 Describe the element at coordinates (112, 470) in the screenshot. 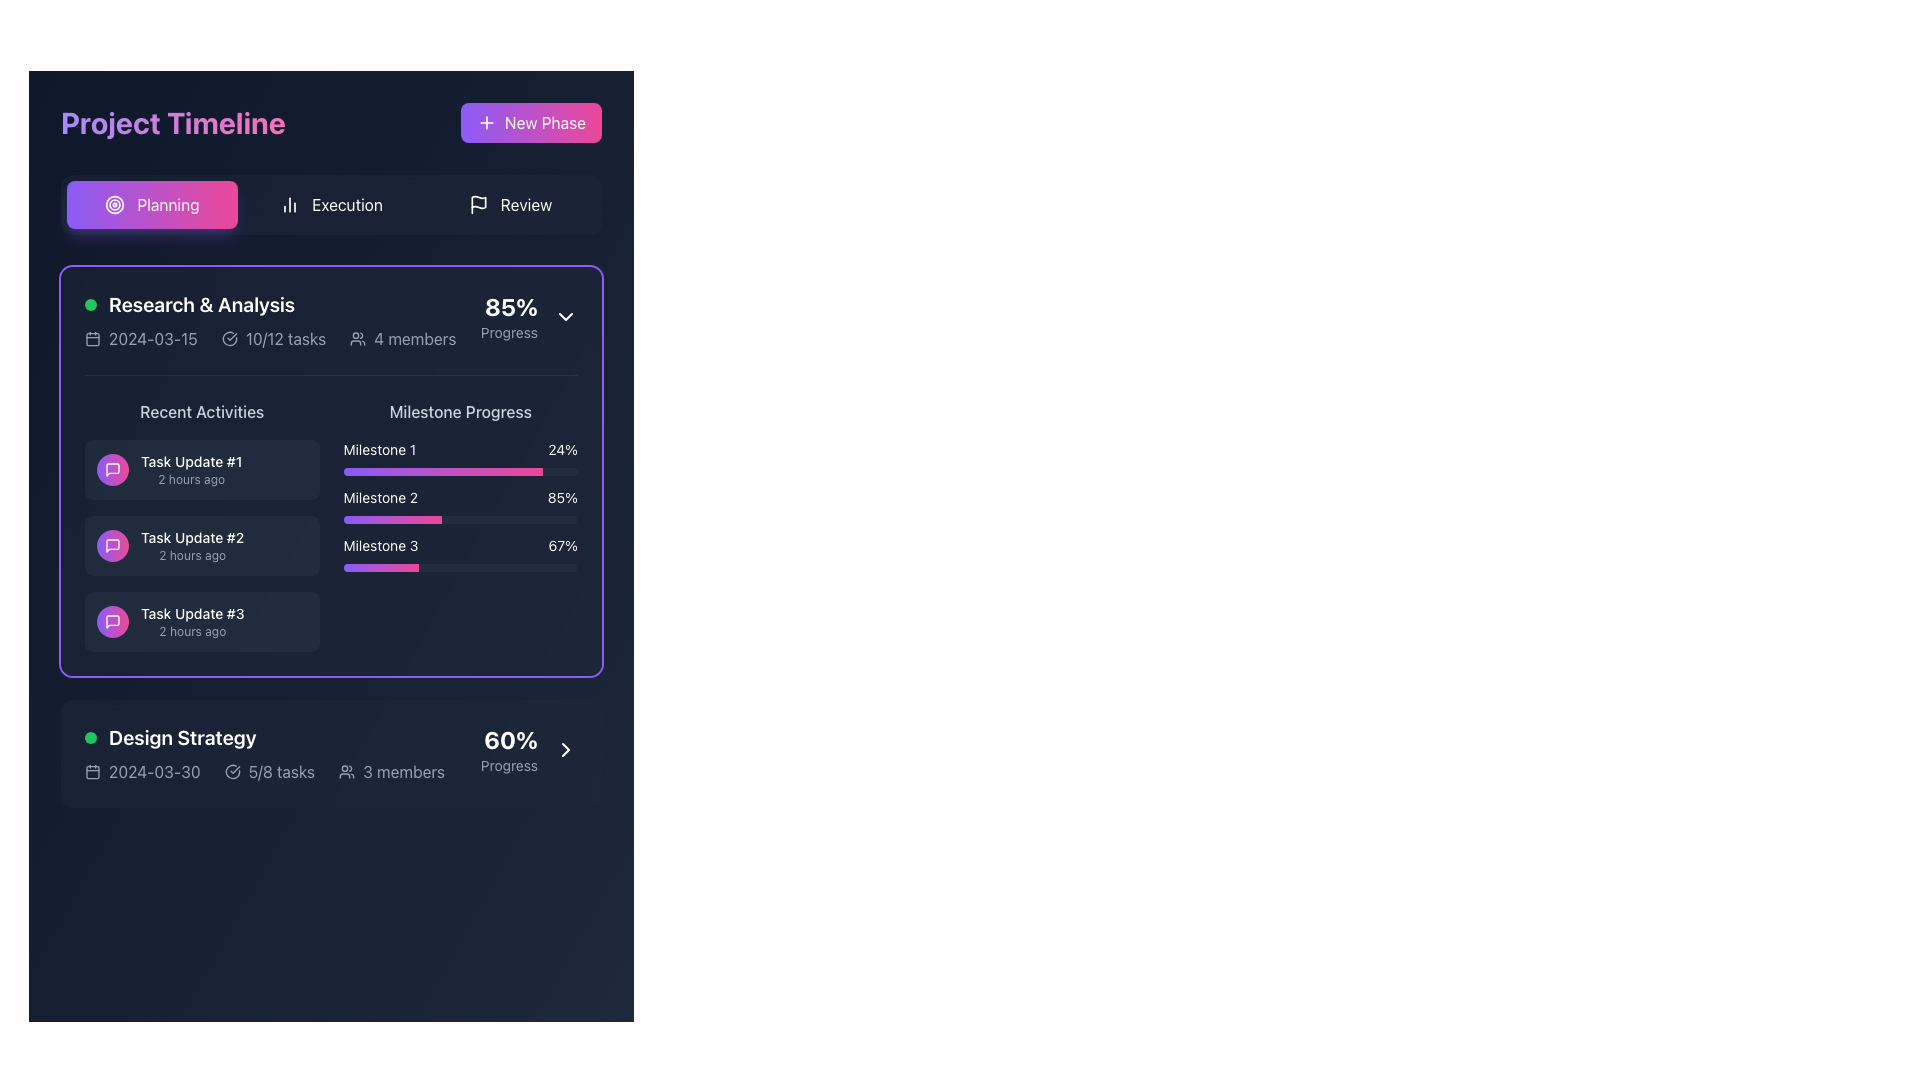

I see `the circular icon with a gradient background transitioning from violet to pink, featuring a white minimalist speech bubble in the center, located in the 'Recent Activities' section of the 'Research & Analysis' area` at that location.